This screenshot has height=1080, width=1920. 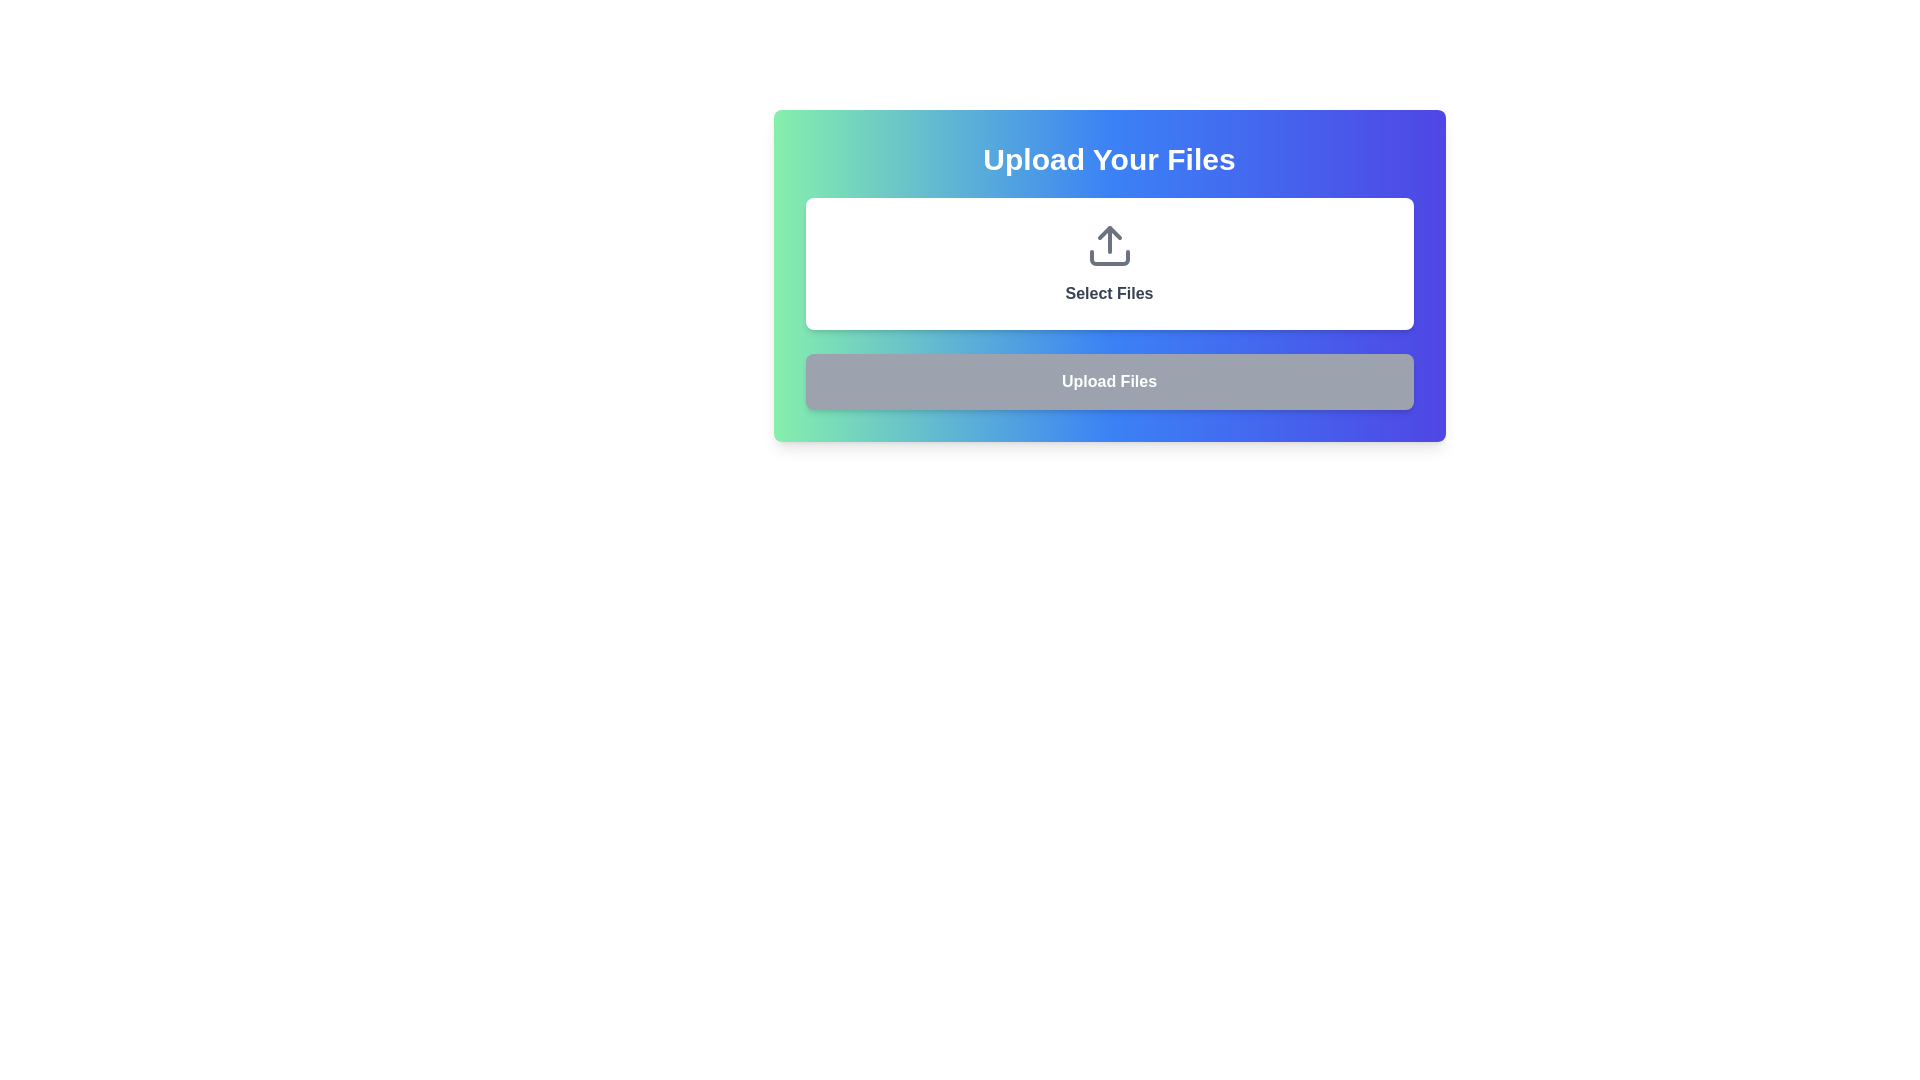 What do you see at coordinates (1108, 262) in the screenshot?
I see `the file upload input area located below the 'Upload Your Files' text and above the 'Upload Files' button` at bounding box center [1108, 262].